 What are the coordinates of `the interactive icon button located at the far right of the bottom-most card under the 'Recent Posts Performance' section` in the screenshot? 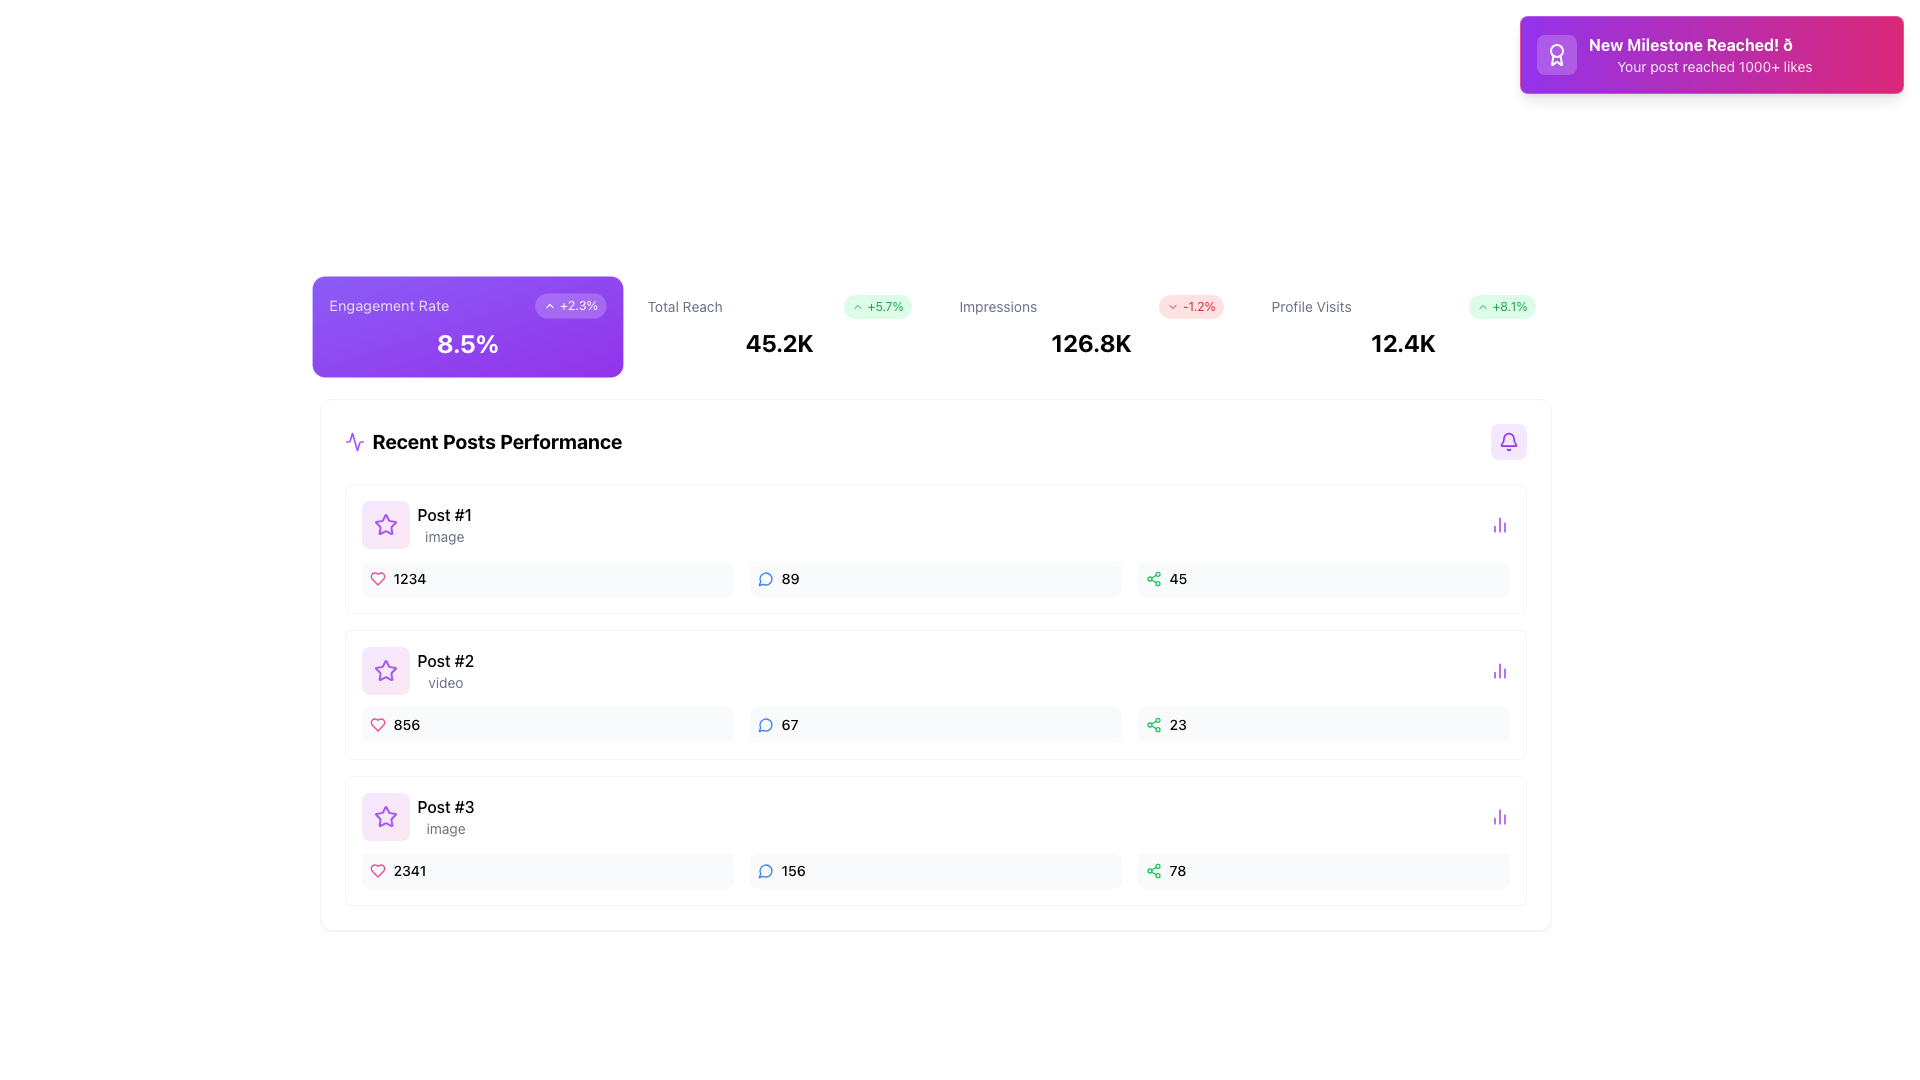 It's located at (1499, 817).